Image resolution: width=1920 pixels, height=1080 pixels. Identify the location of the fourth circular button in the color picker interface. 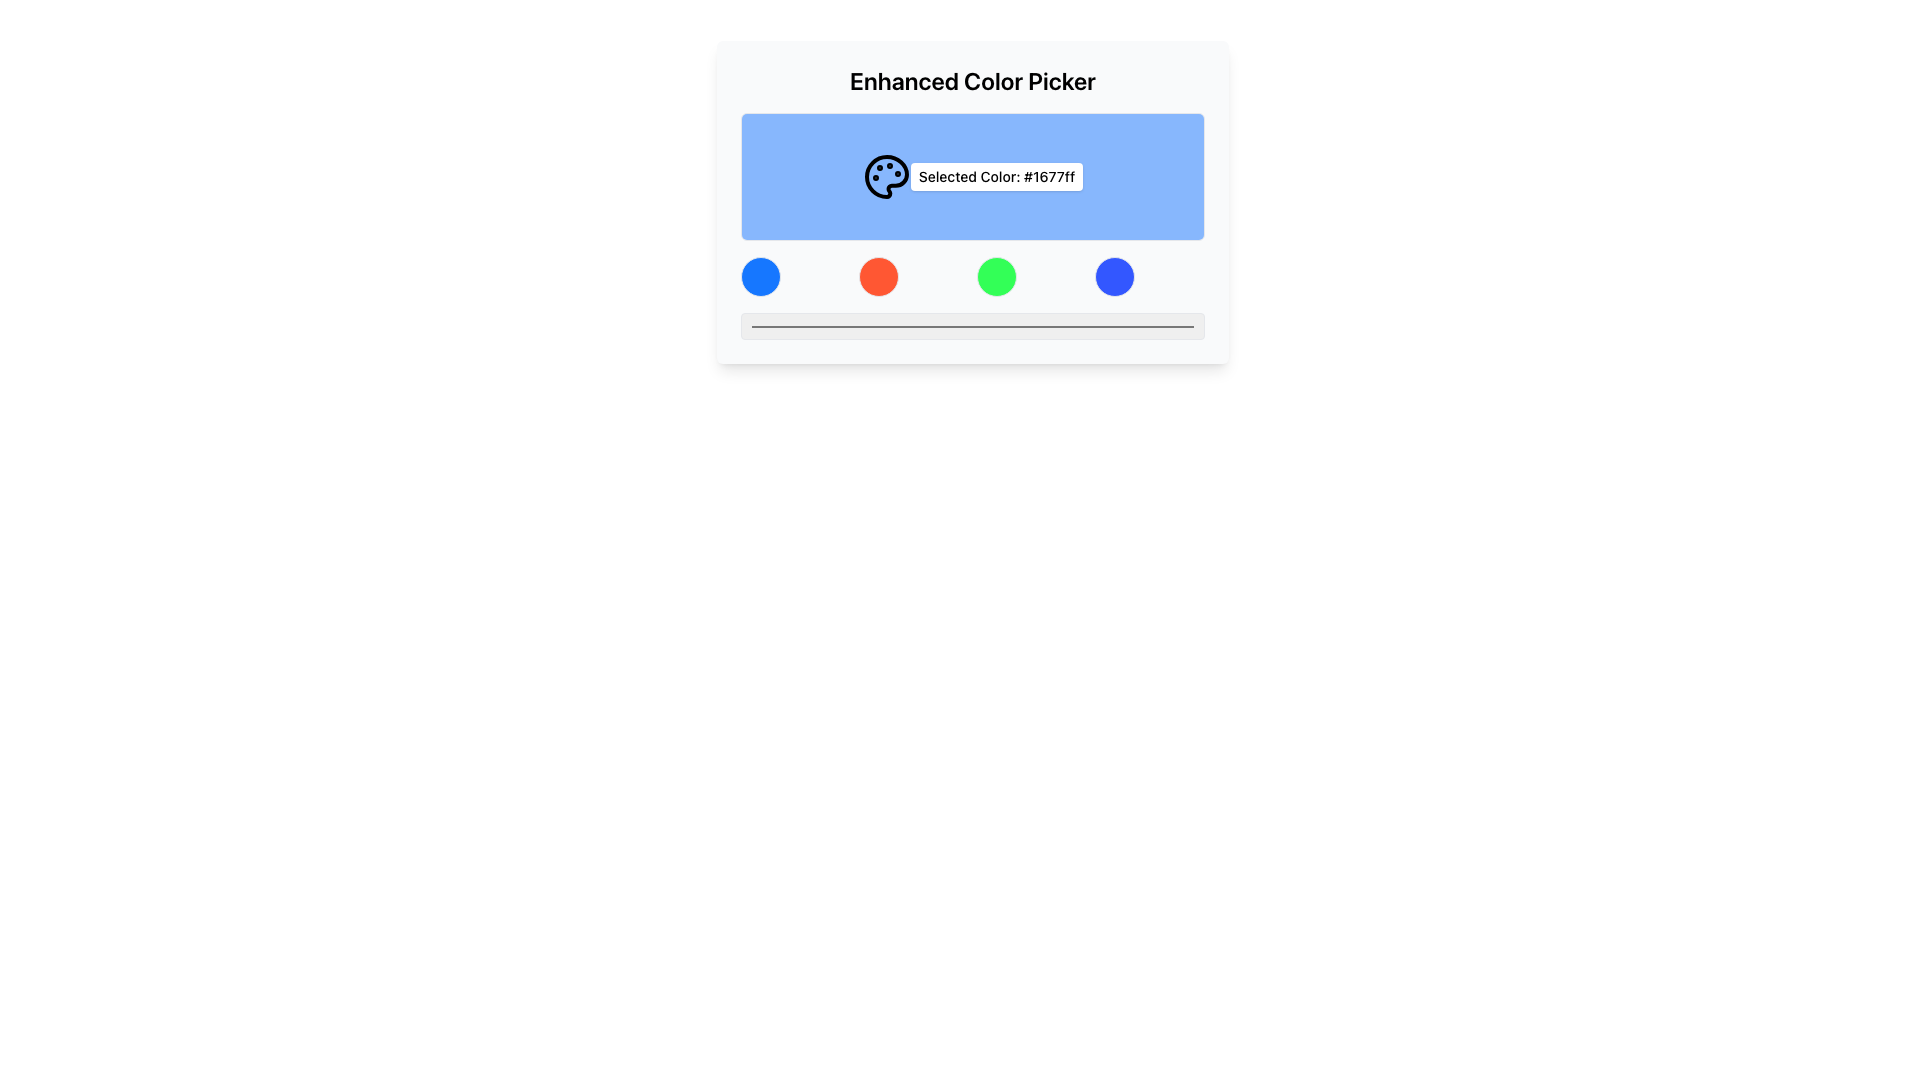
(1113, 277).